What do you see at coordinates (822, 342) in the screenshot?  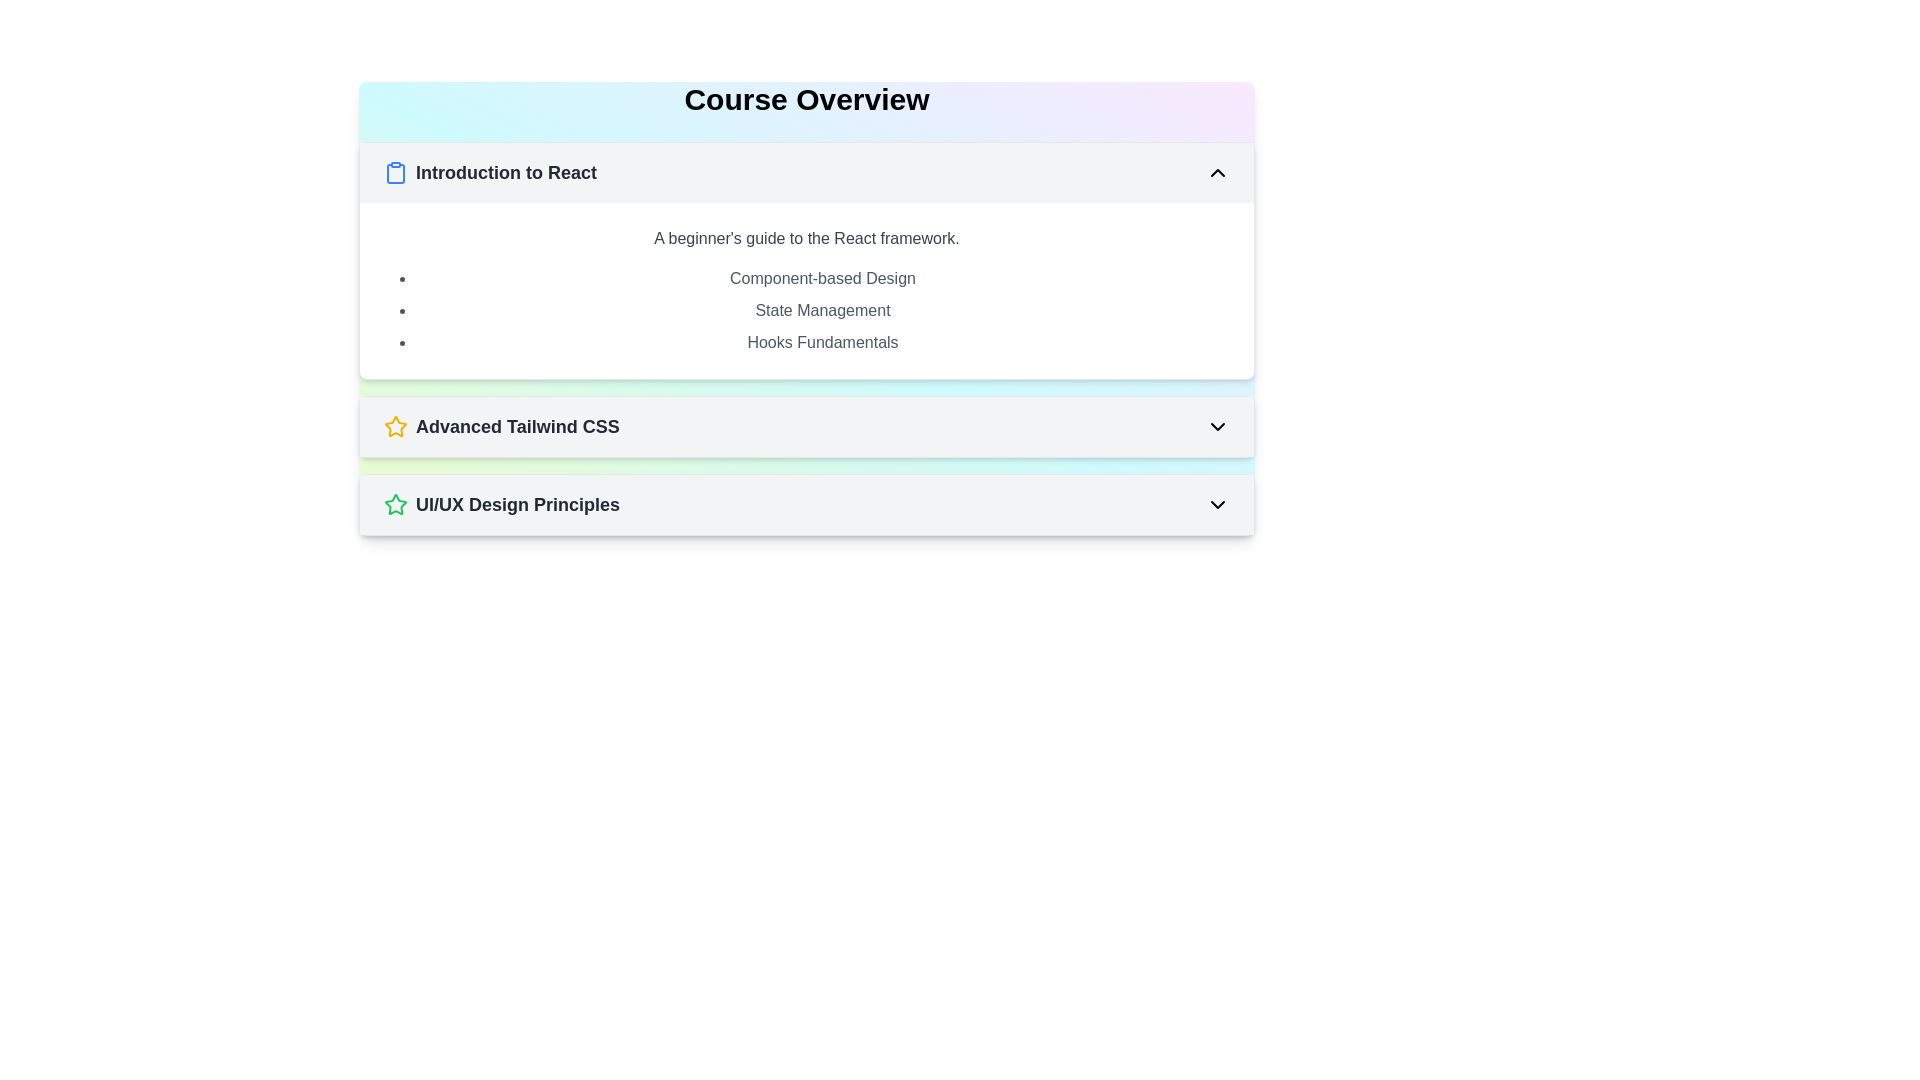 I see `the text element 'Hooks Fundamentals' styled in gray, located under 'State Management' in the 'Introduction to React' section` at bounding box center [822, 342].